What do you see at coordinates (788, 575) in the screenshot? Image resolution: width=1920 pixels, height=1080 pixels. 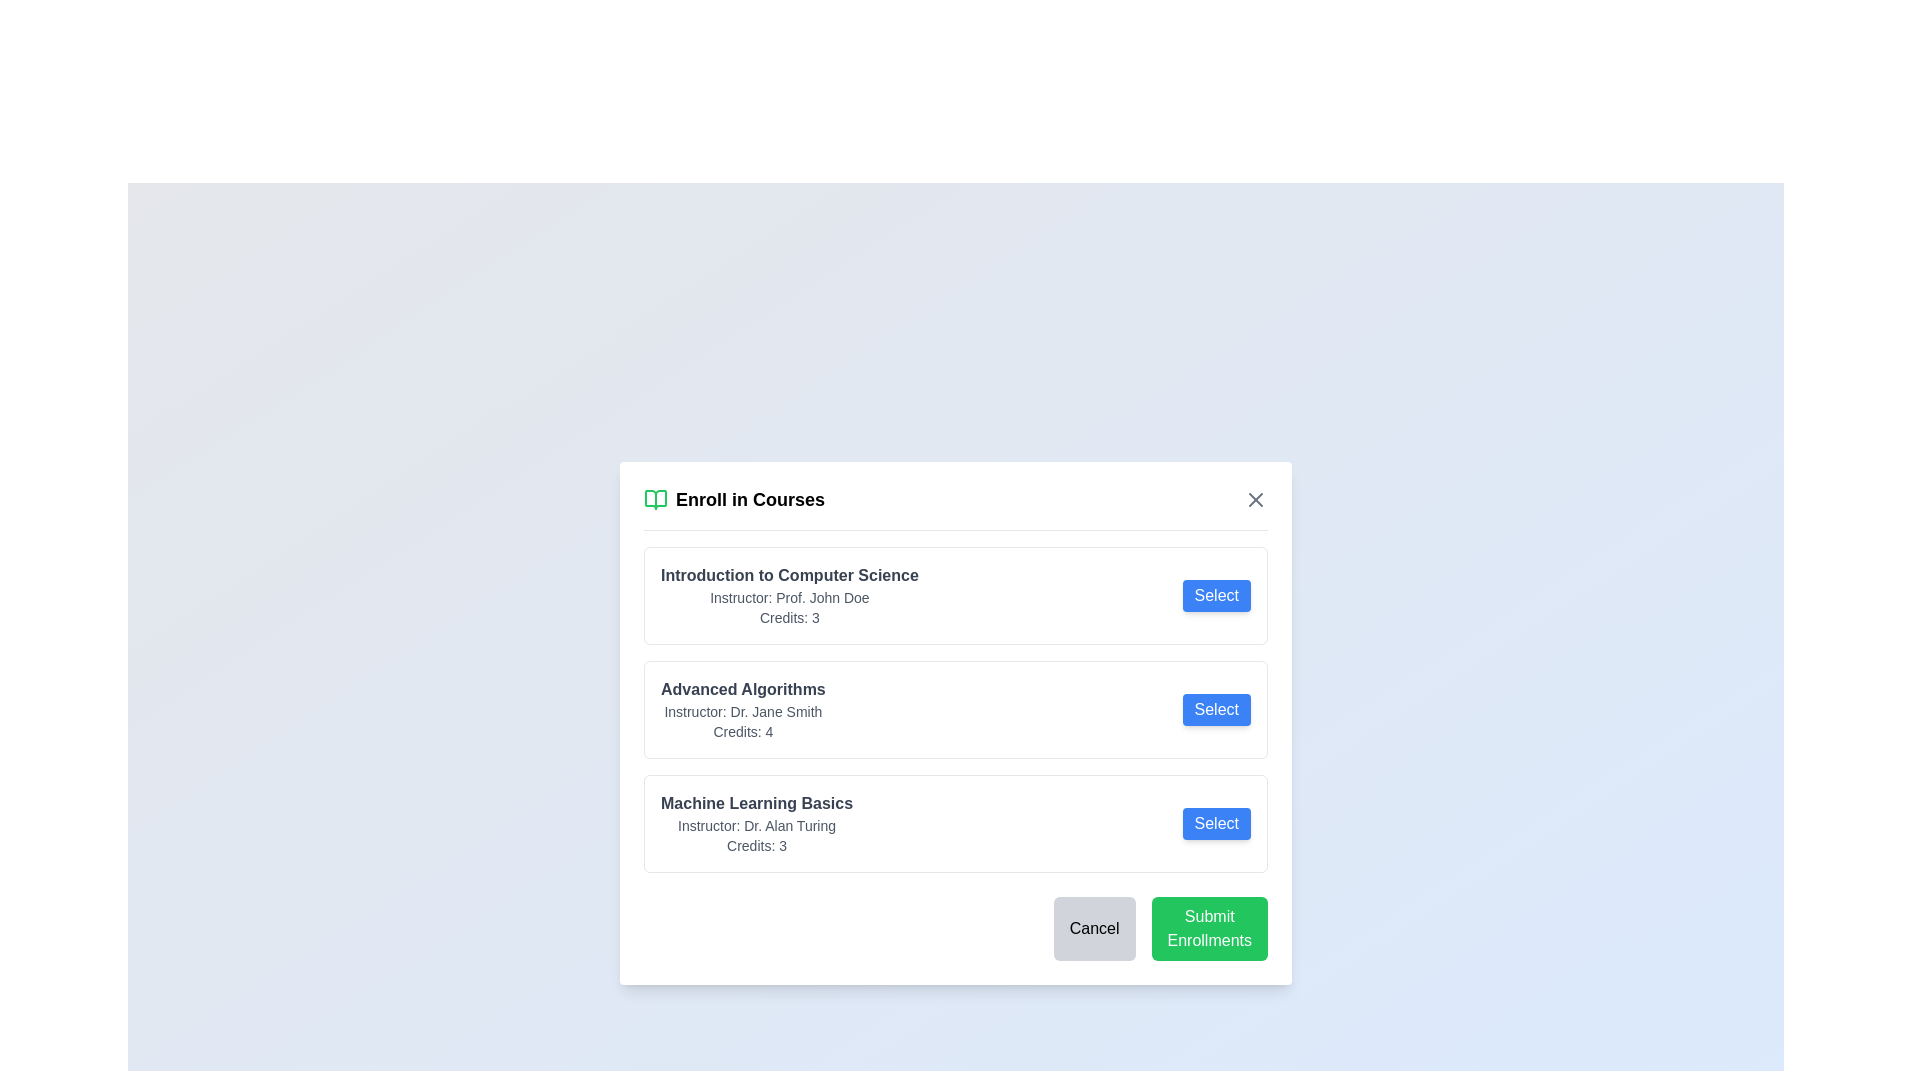 I see `text label displaying 'Introduction to Computer Science' which is styled in bold gray font and located at the top of the first course entry` at bounding box center [788, 575].